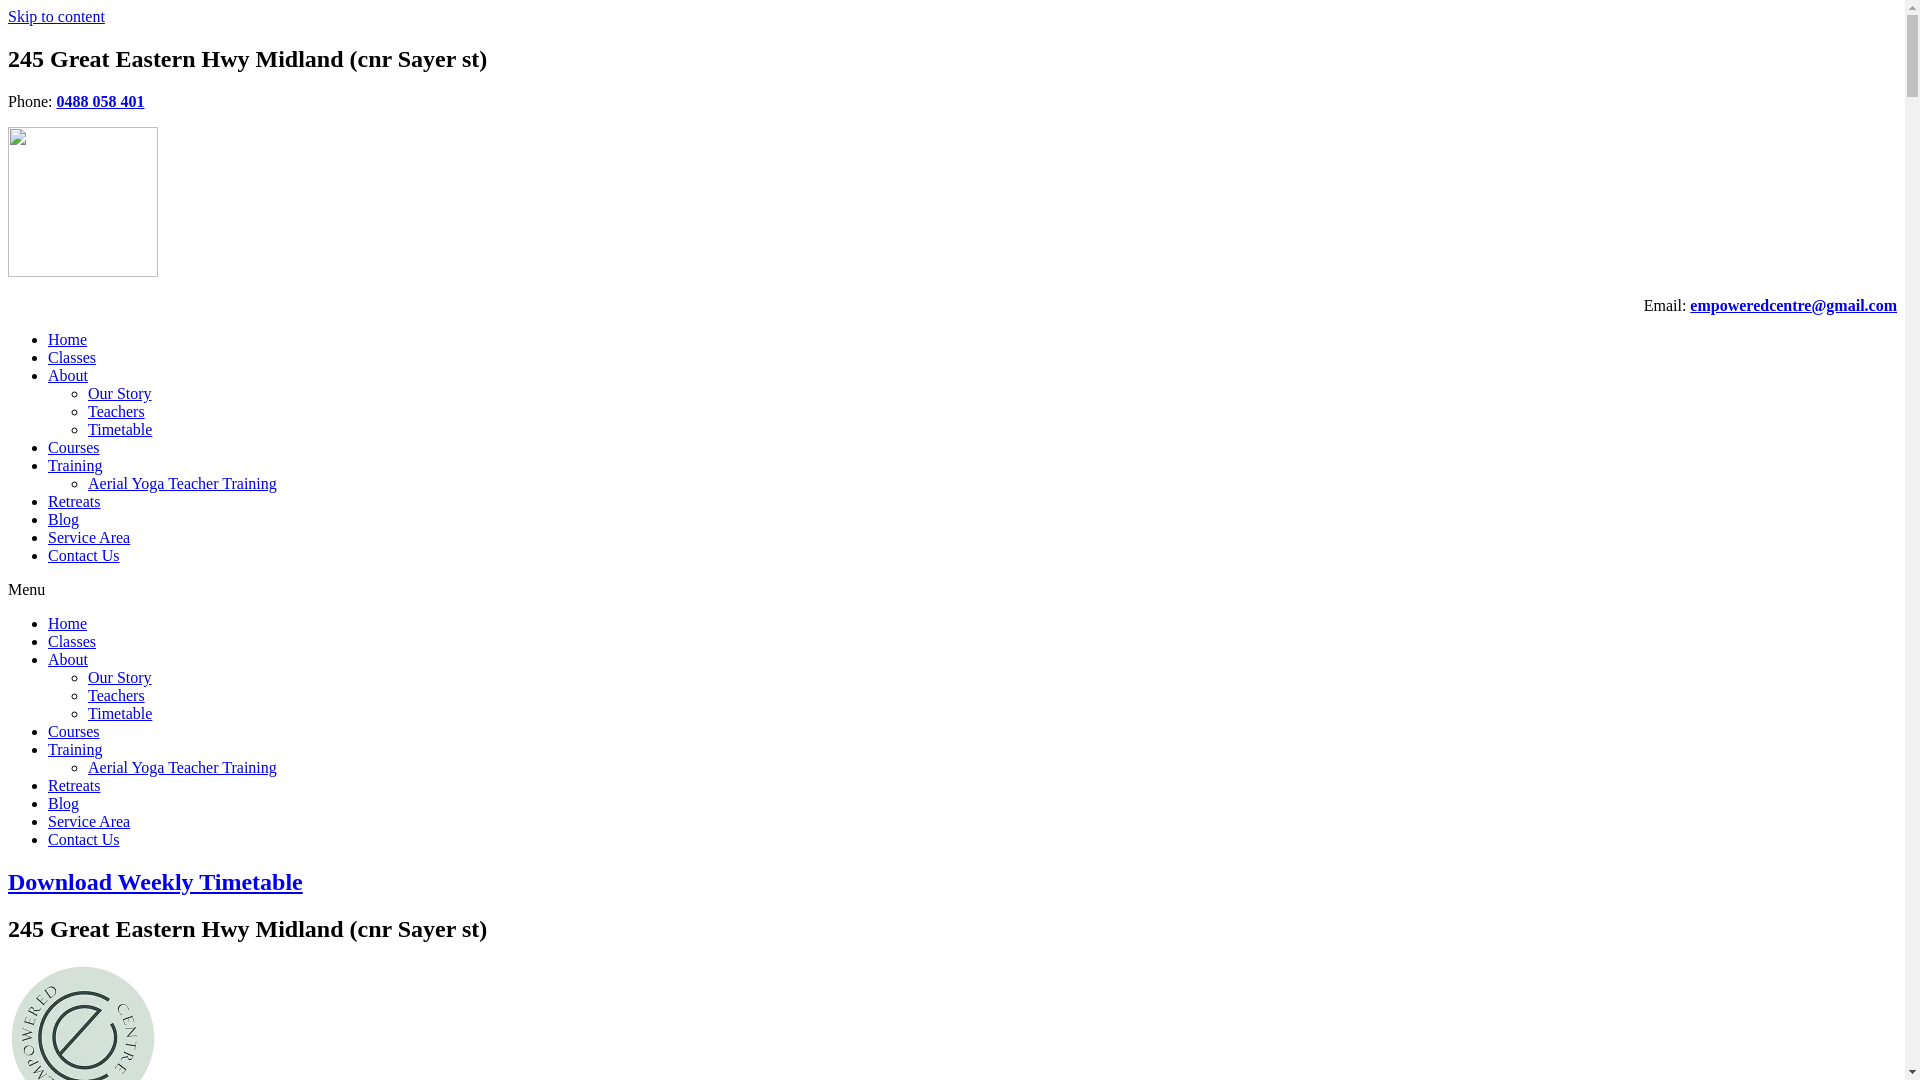 This screenshot has width=1920, height=1080. I want to click on 'Blog', so click(63, 802).